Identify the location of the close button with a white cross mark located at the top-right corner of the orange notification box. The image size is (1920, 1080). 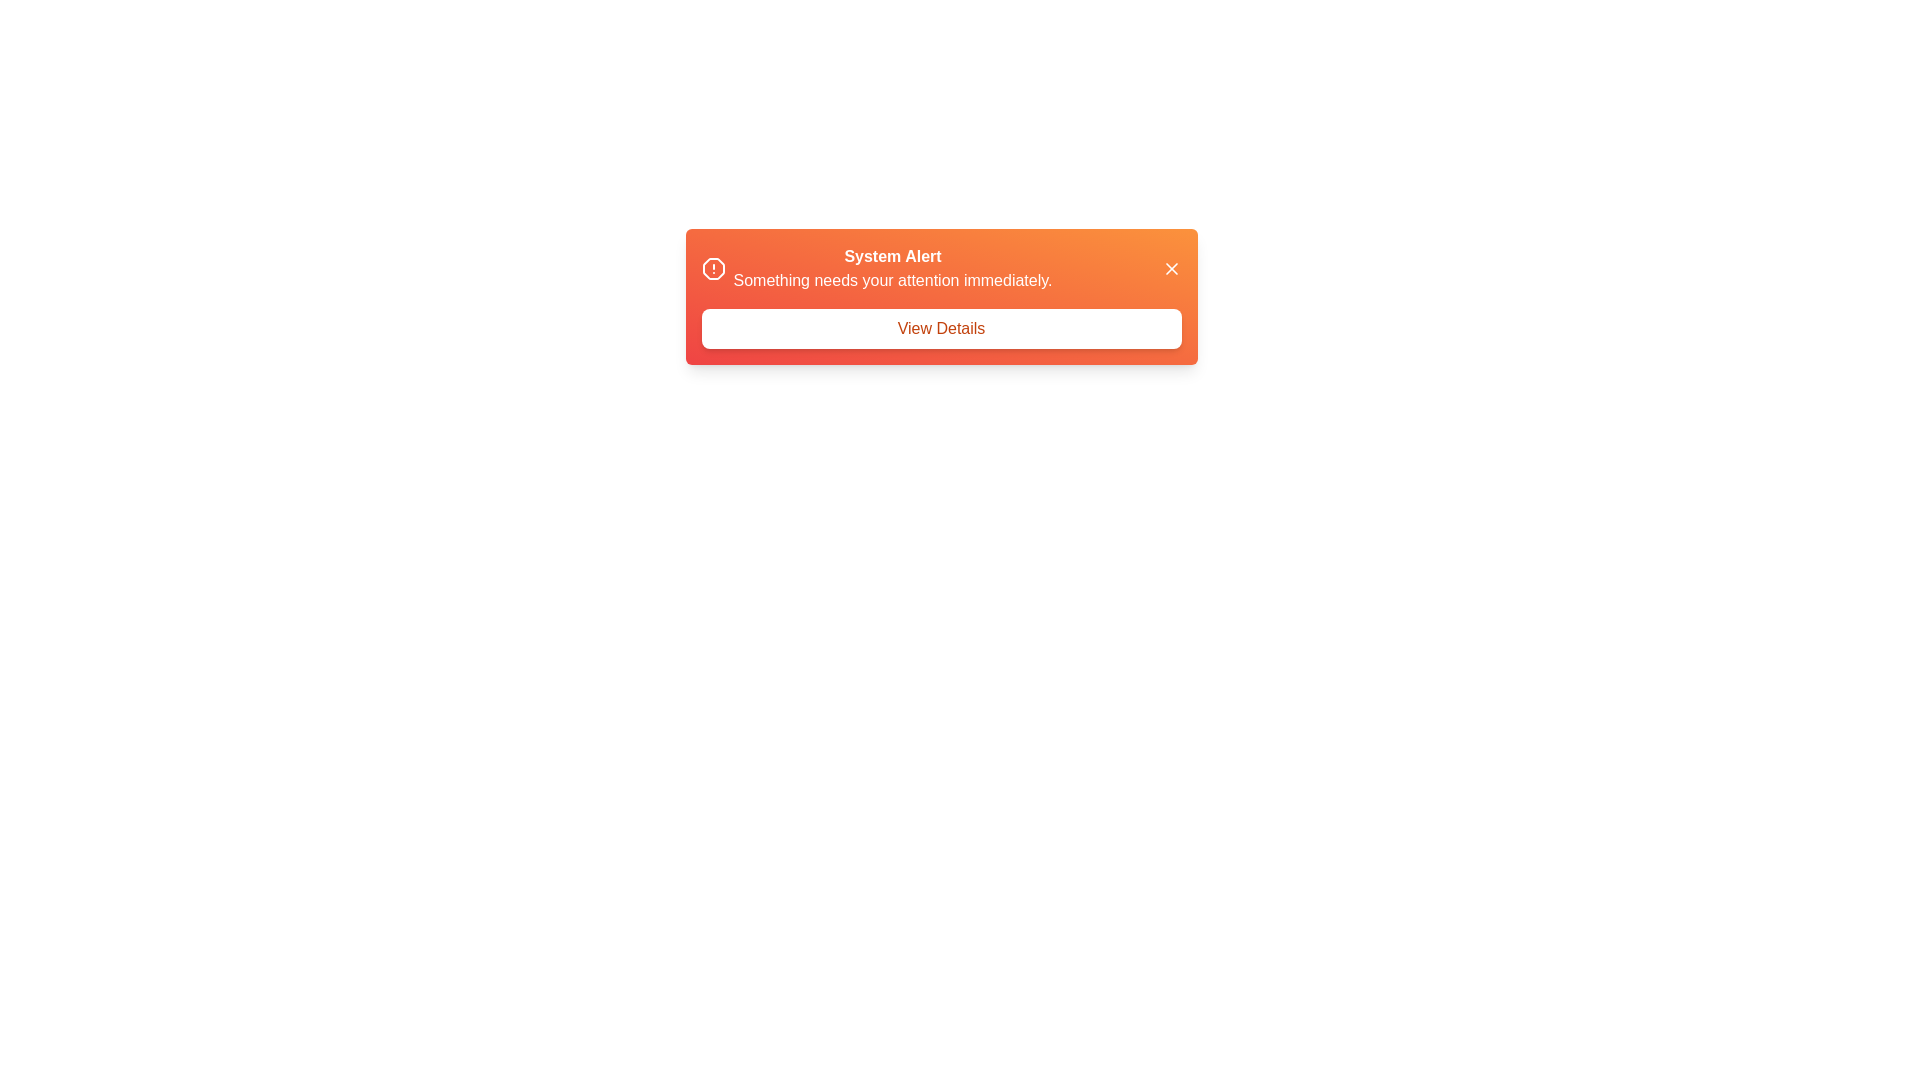
(1171, 268).